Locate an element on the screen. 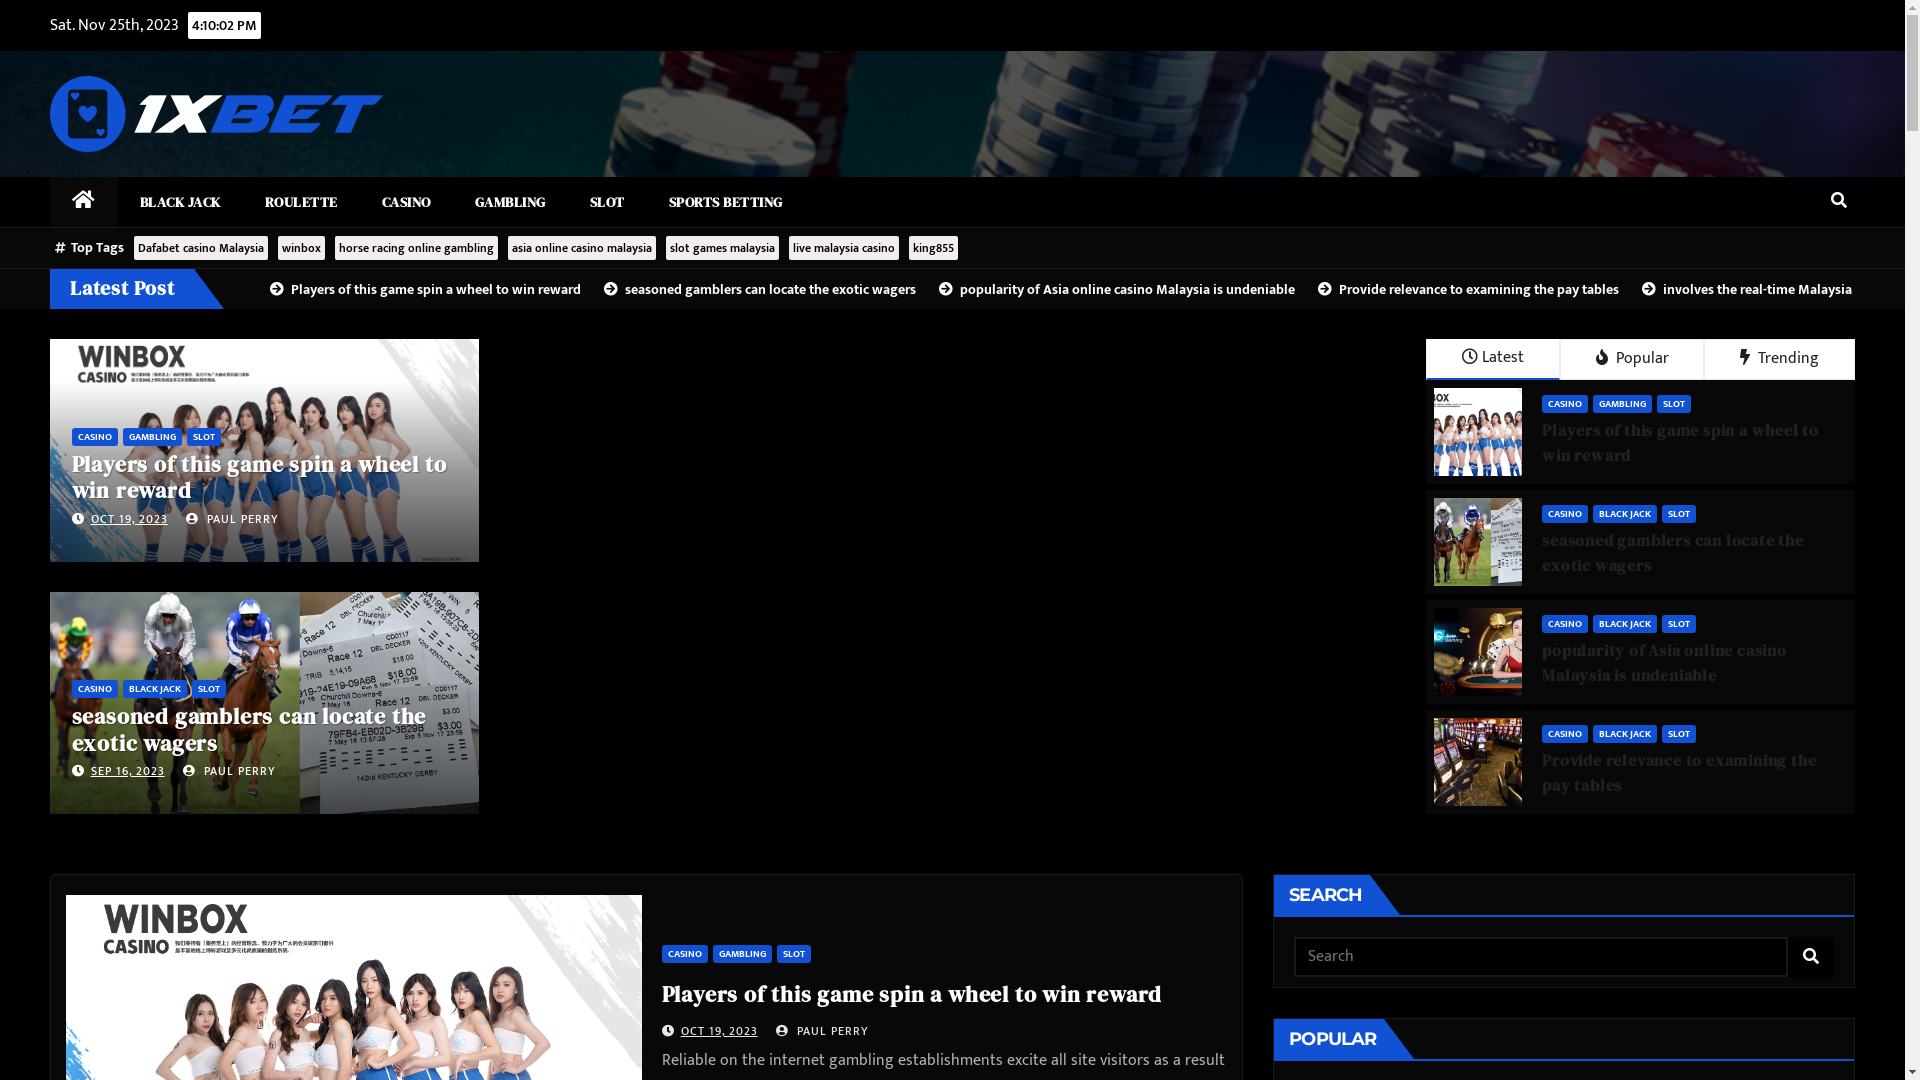 The image size is (1920, 1080). 'Popular' is located at coordinates (1632, 358).